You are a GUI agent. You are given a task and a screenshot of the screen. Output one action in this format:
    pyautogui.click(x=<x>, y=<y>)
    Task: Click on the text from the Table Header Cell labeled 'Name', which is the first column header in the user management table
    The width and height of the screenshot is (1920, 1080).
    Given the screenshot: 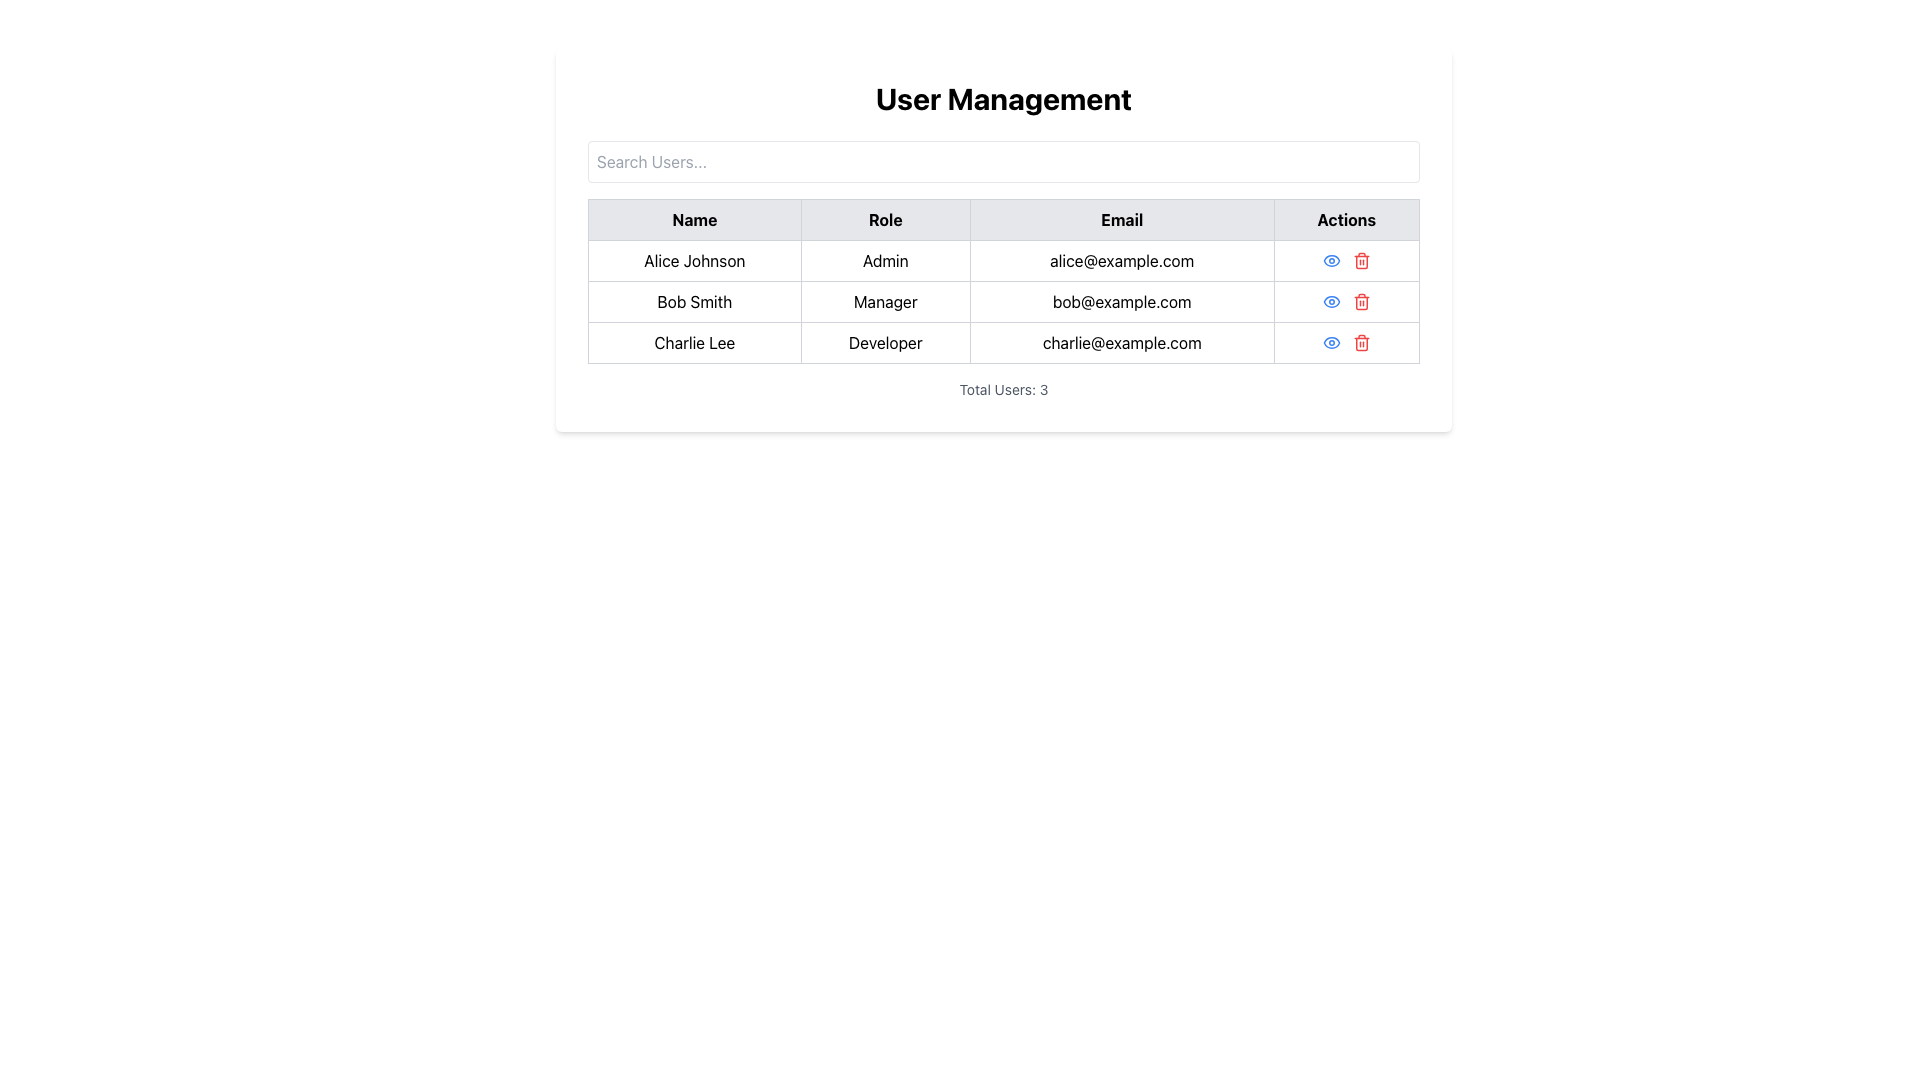 What is the action you would take?
    pyautogui.click(x=694, y=219)
    